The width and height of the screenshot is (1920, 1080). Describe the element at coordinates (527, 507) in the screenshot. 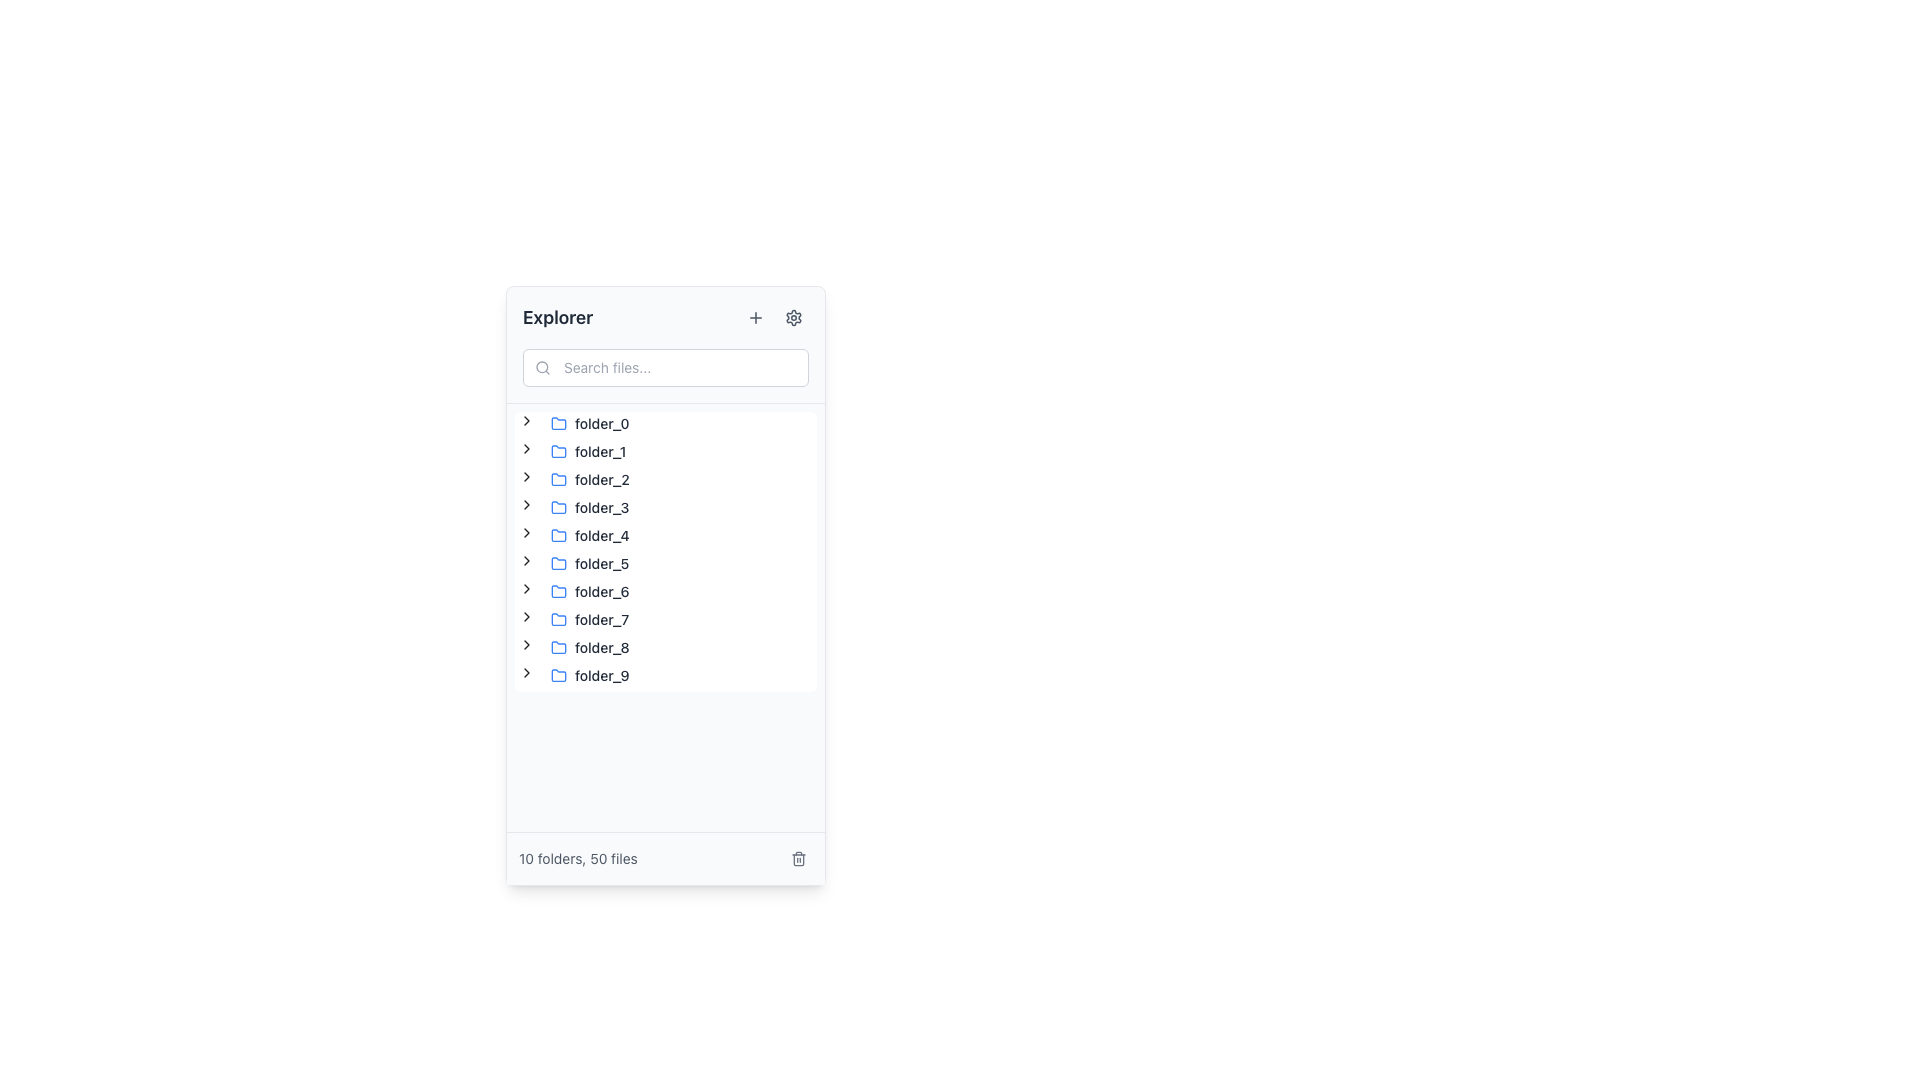

I see `the right-pointing chevron icon next to the label 'folder_3'` at that location.